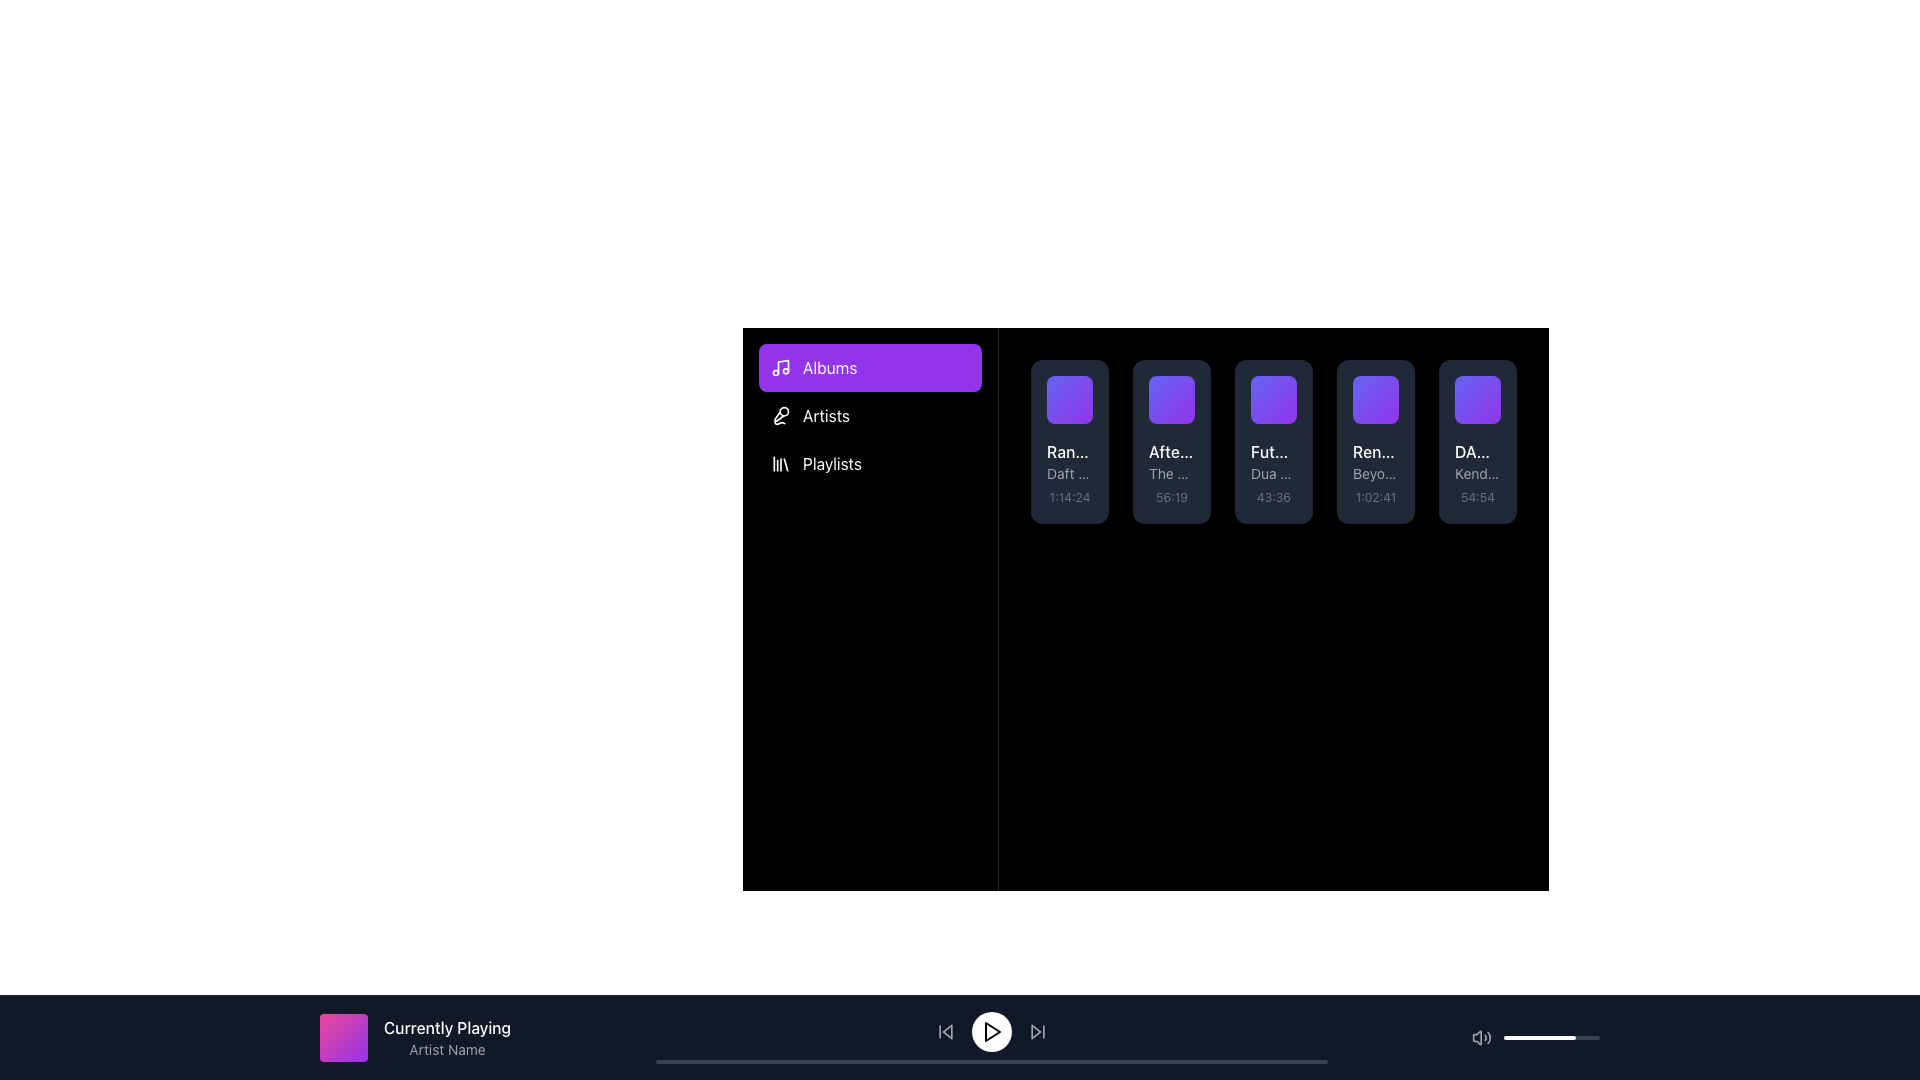 The height and width of the screenshot is (1080, 1920). I want to click on the static text label displaying the artist's name for the album 'Random Access Memories', which is positioned below the album title and above the duration text, so click(1069, 474).